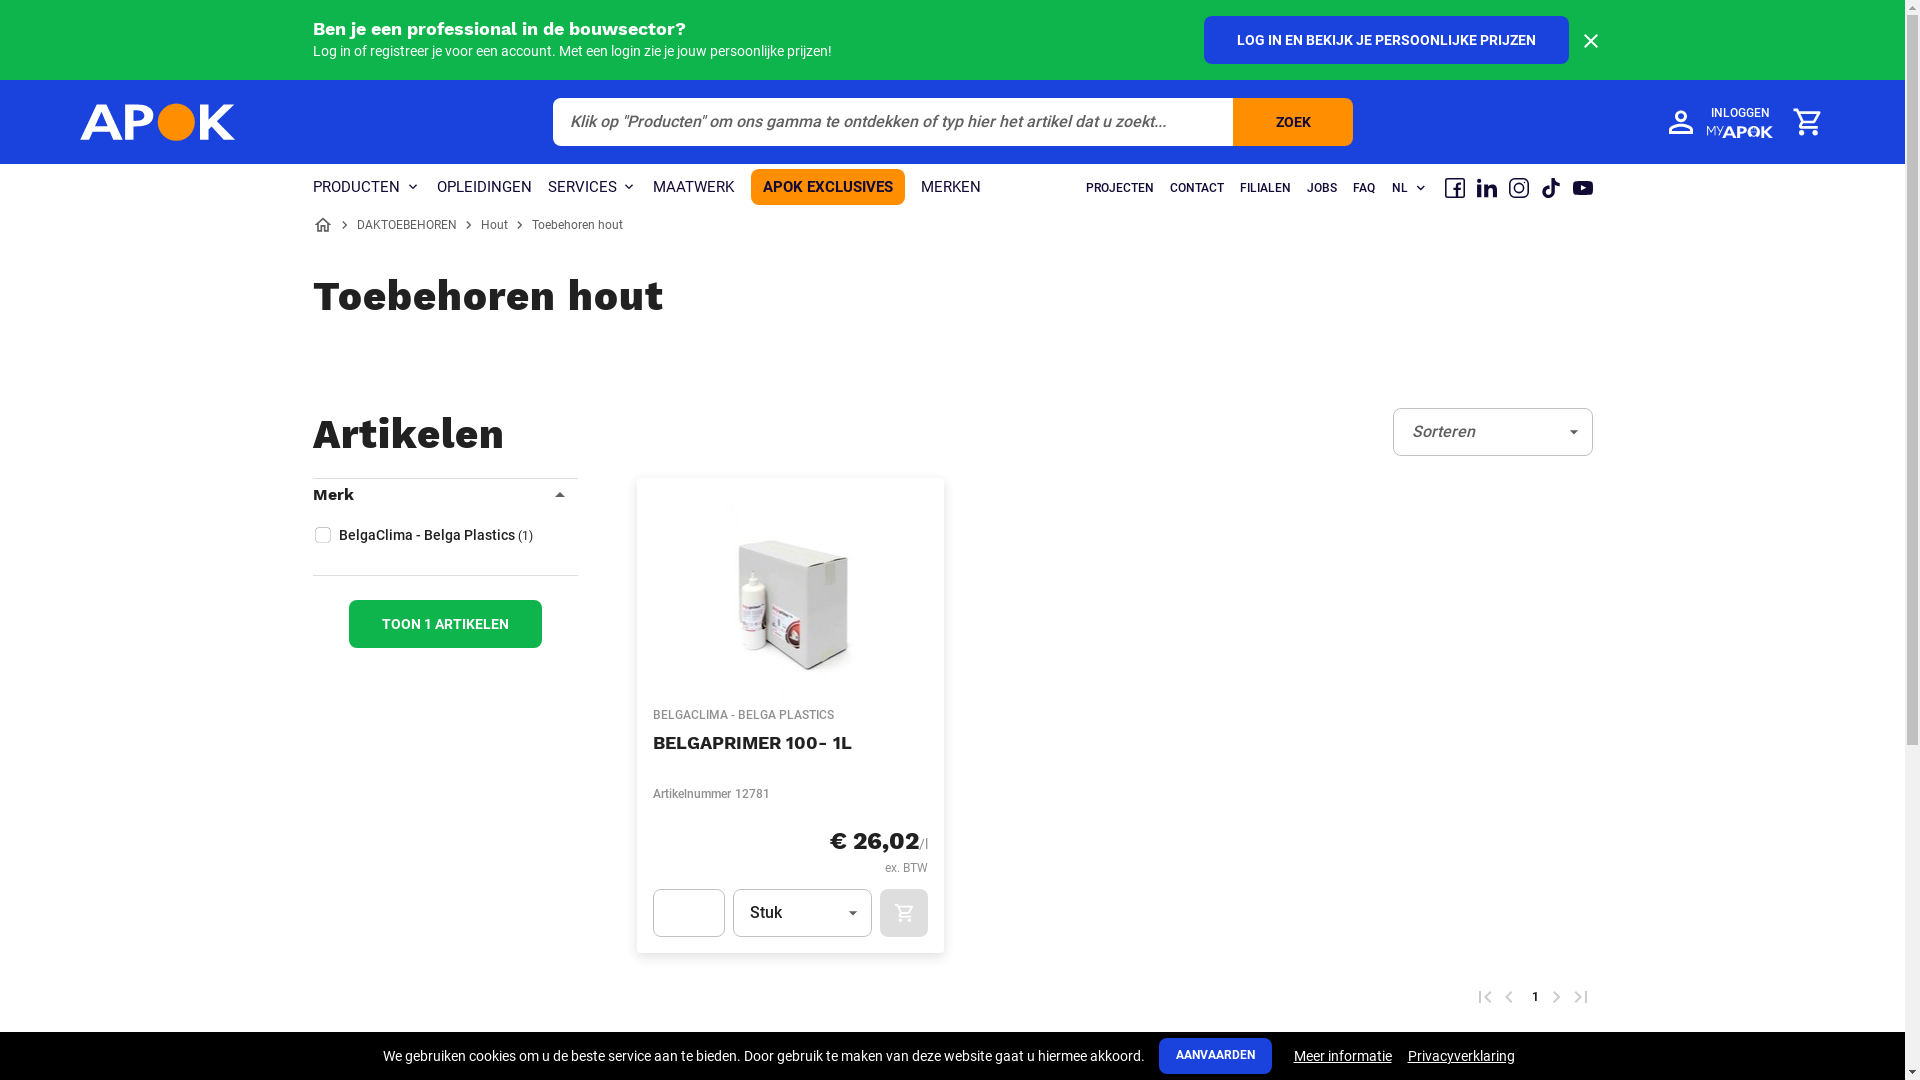  Describe the element at coordinates (1305, 188) in the screenshot. I see `'JOBS'` at that location.